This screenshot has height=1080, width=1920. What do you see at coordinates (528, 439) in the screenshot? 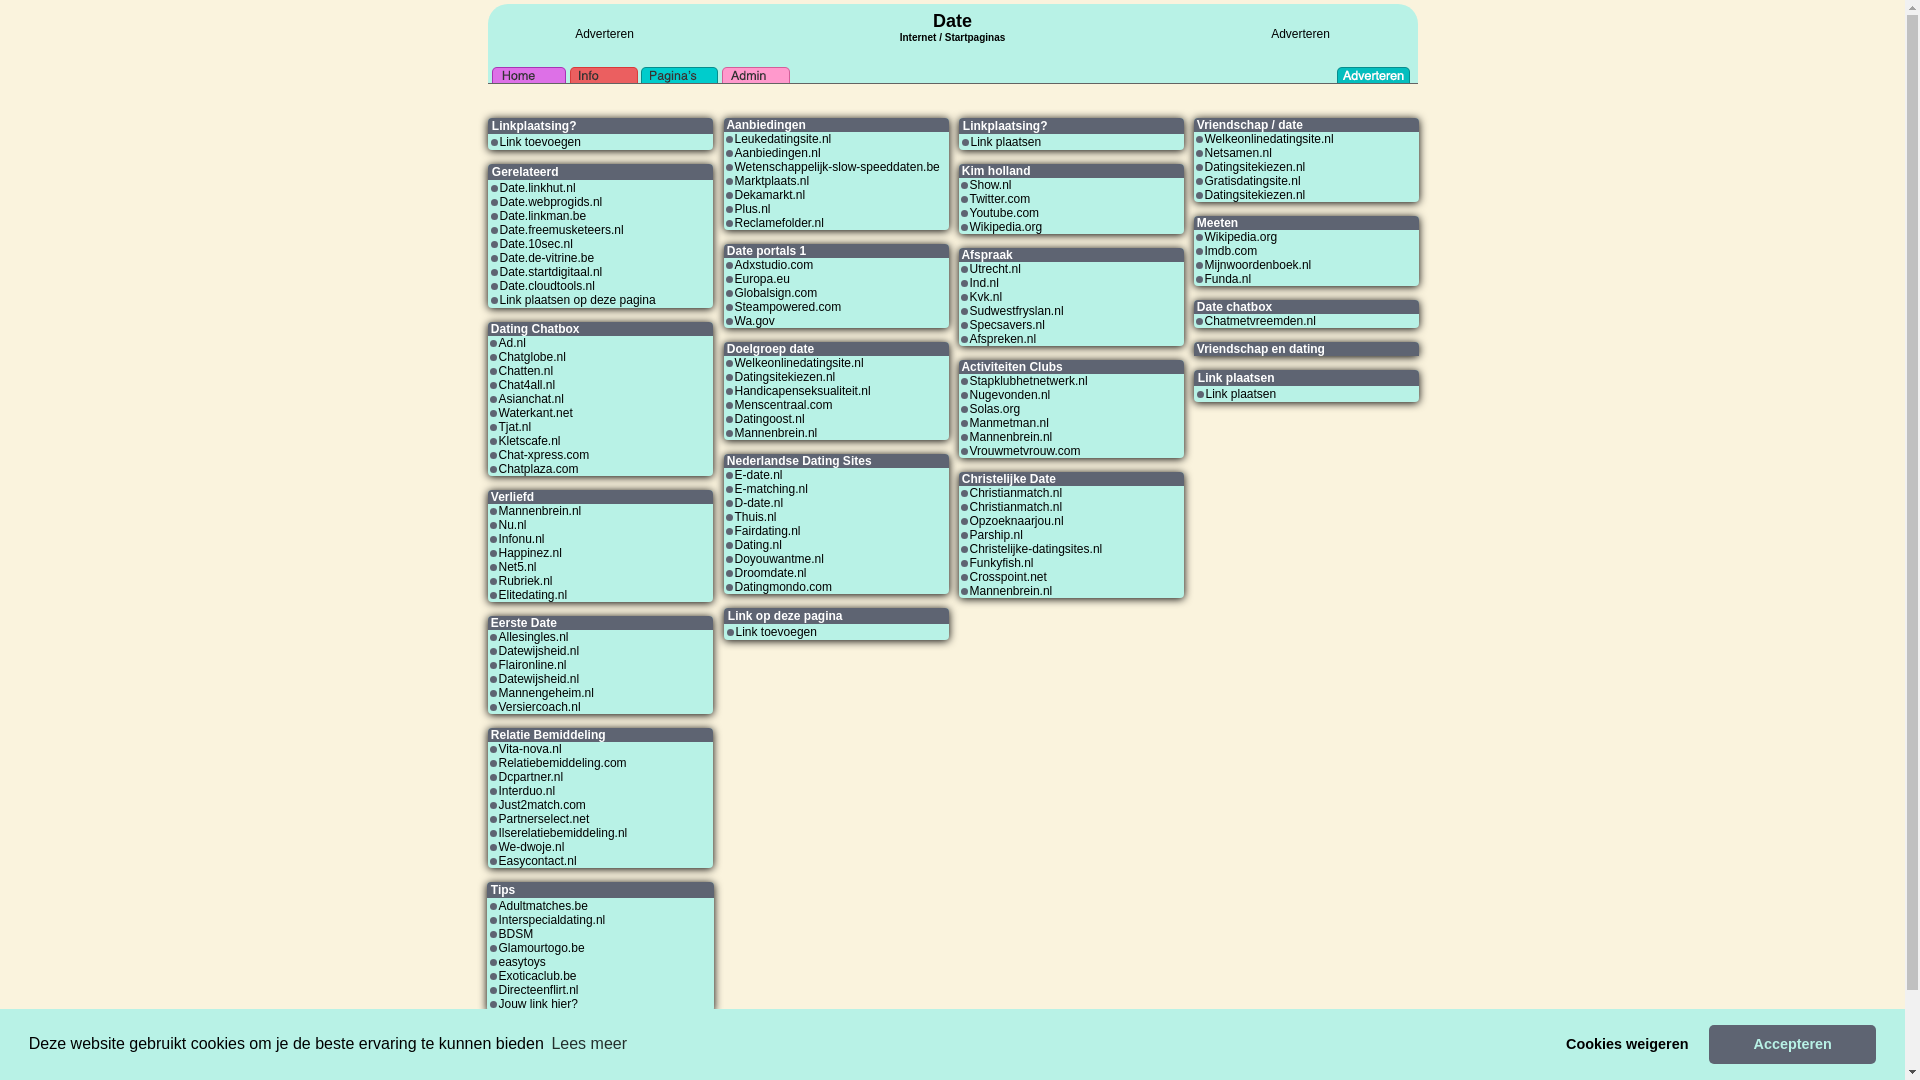
I see `'Kletscafe.nl'` at bounding box center [528, 439].